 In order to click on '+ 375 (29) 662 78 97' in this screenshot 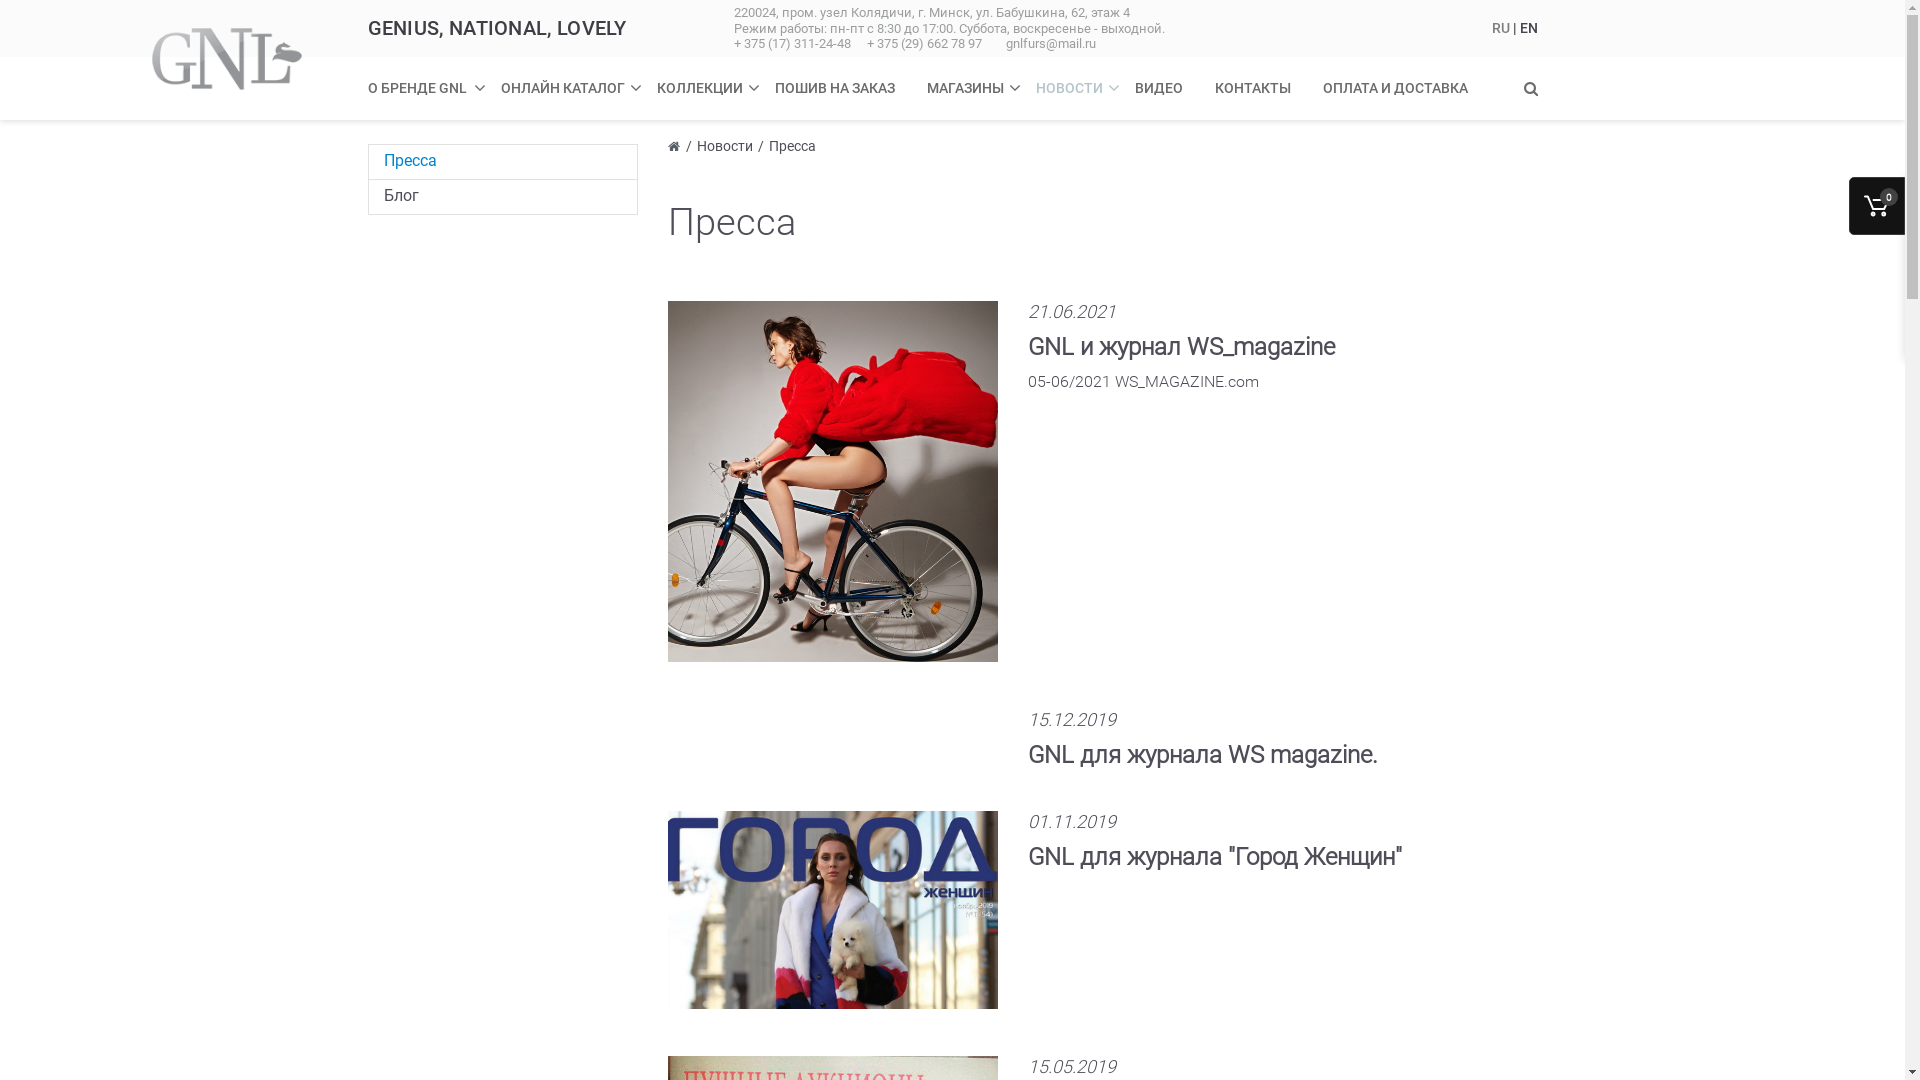, I will do `click(867, 43)`.